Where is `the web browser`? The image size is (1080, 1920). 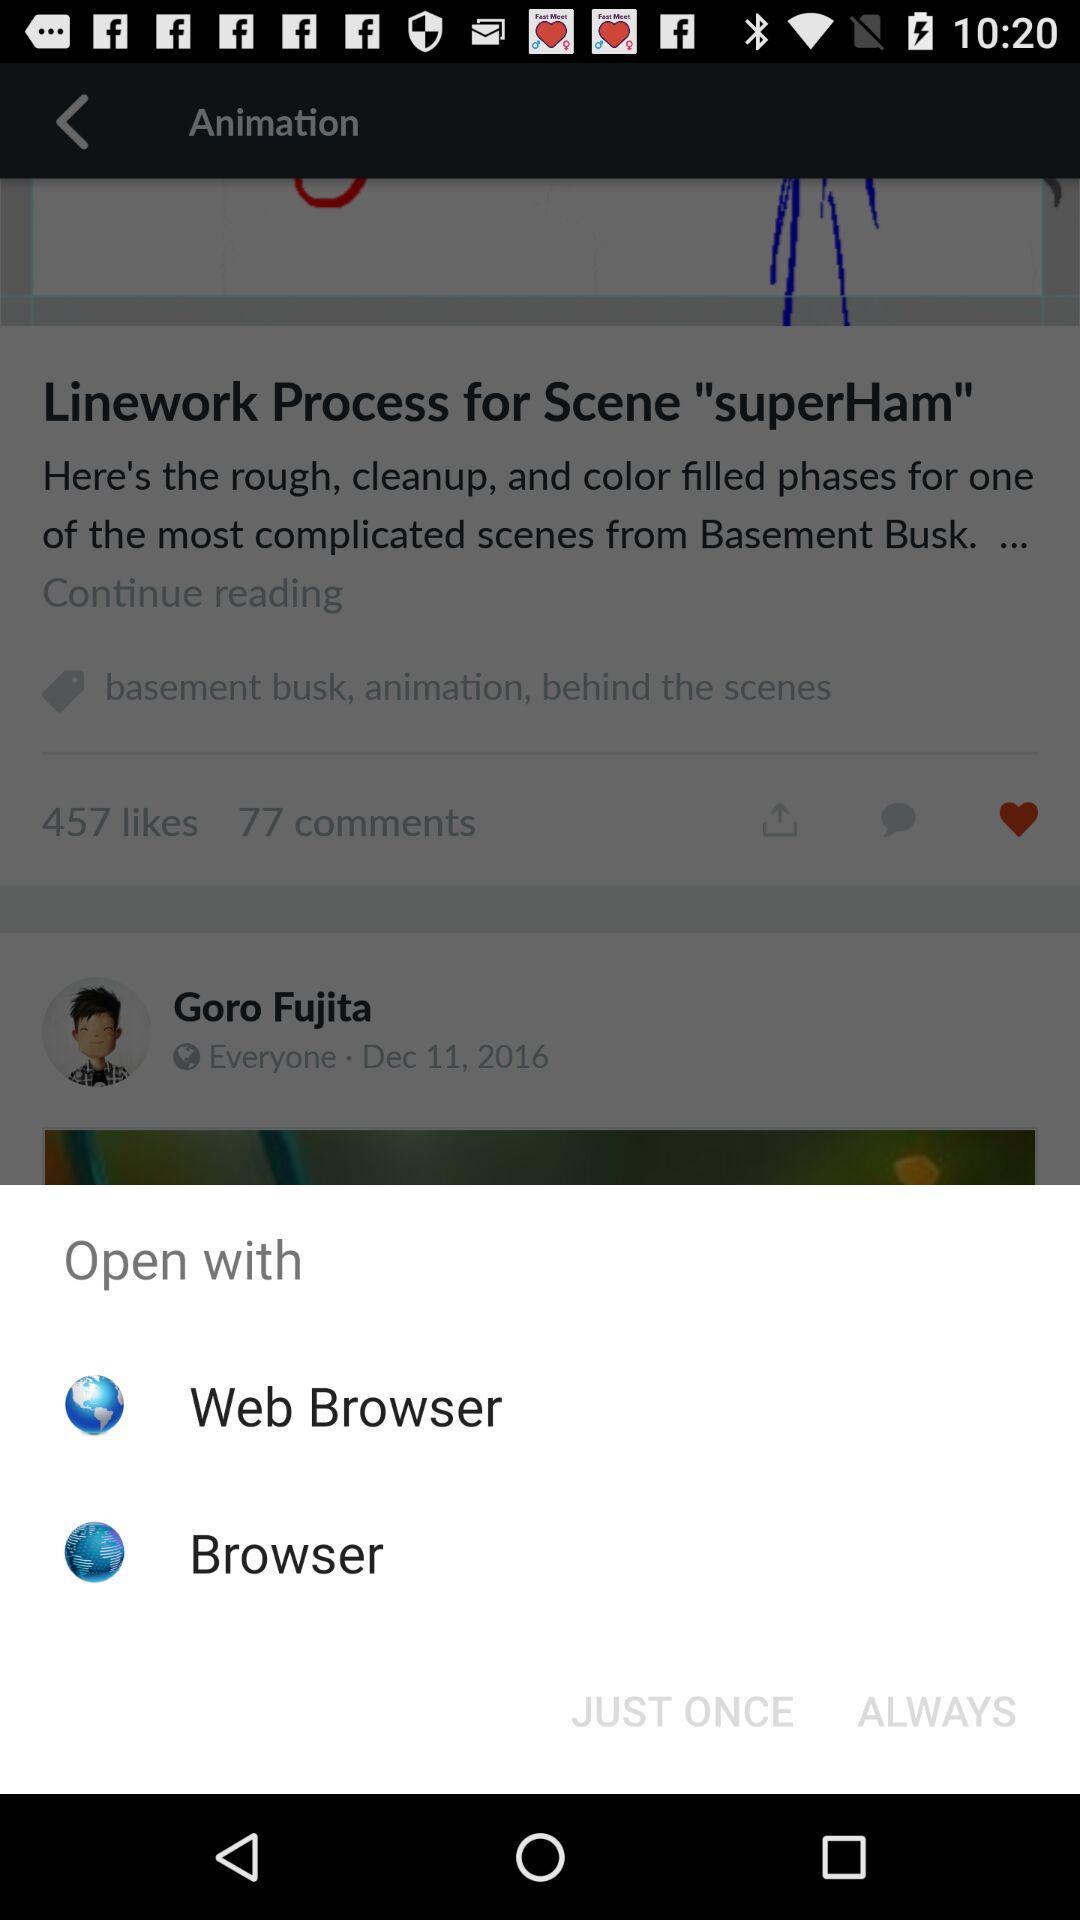
the web browser is located at coordinates (344, 1404).